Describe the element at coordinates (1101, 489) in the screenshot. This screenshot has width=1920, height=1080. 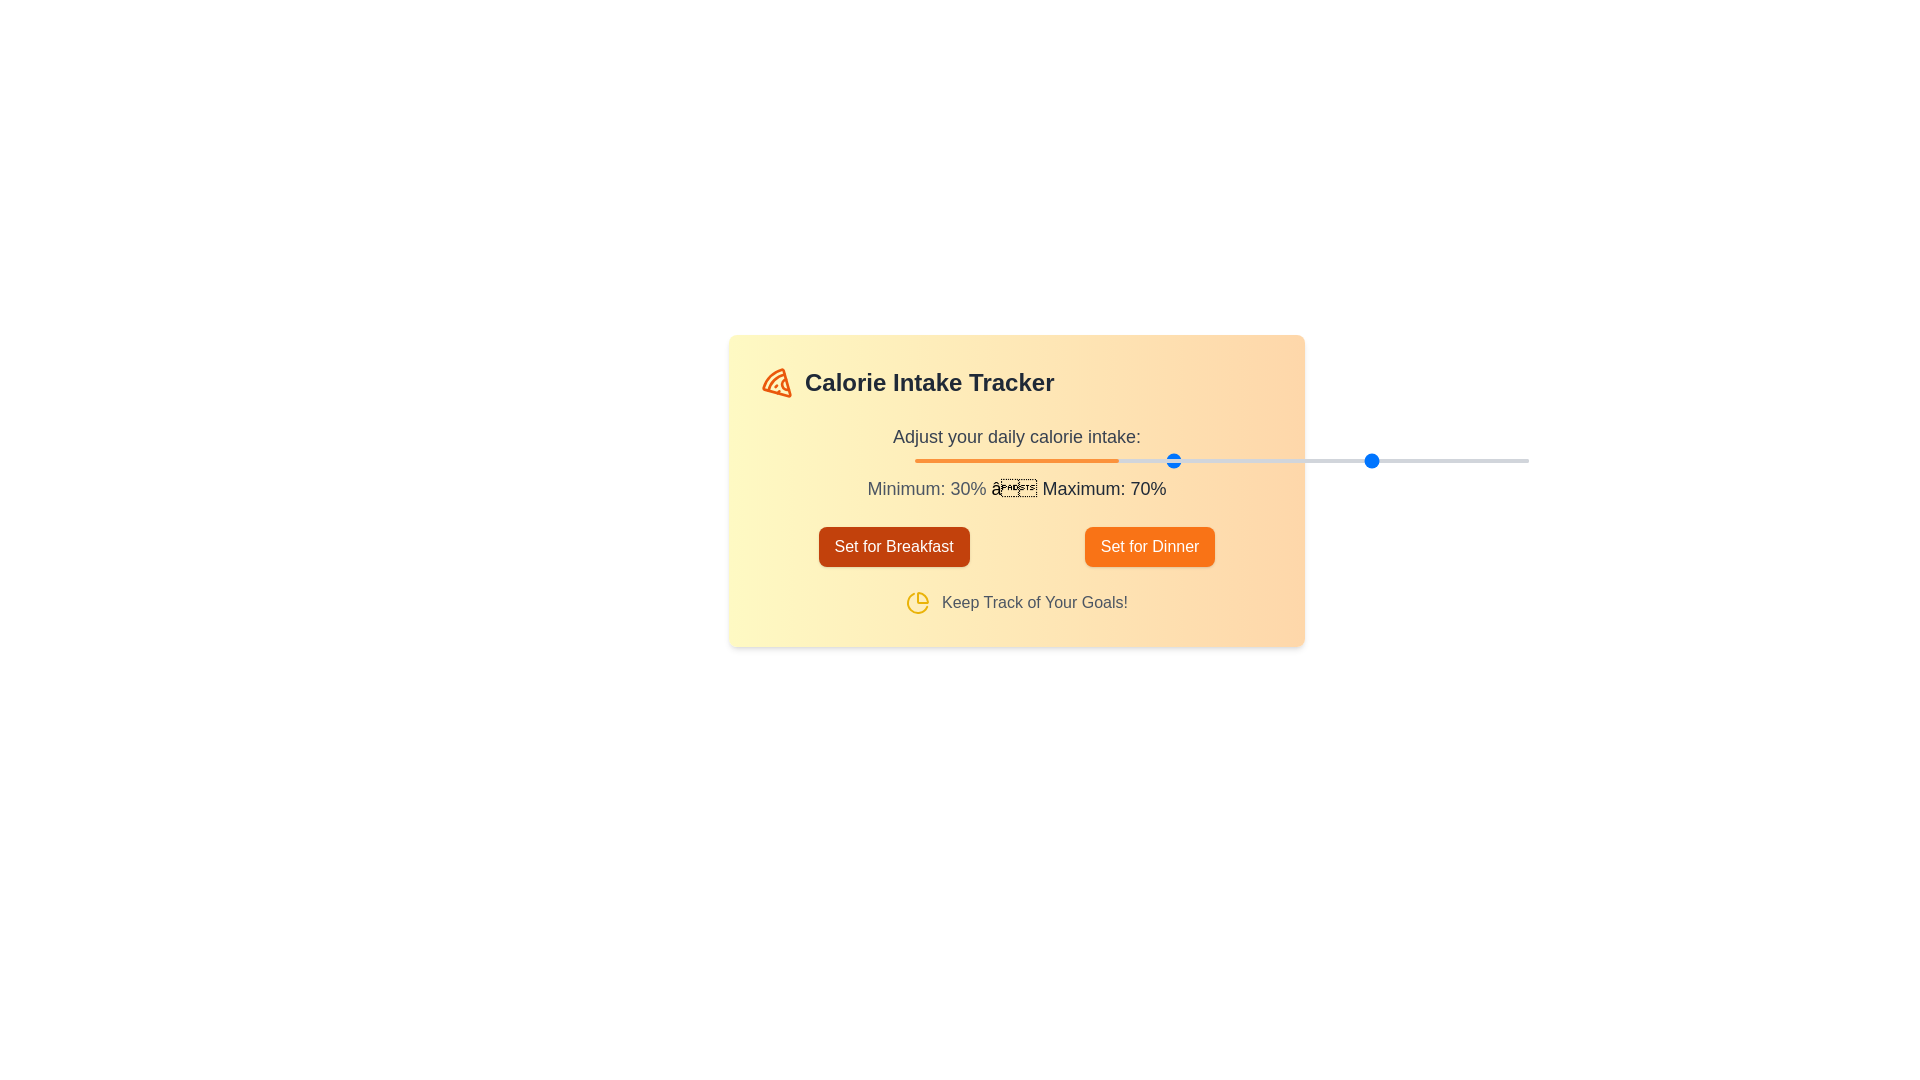
I see `the static text element displaying 'Maximum: 70%' which is positioned to the right of 'Minimum: 30%' in a bold, dark-gray font` at that location.